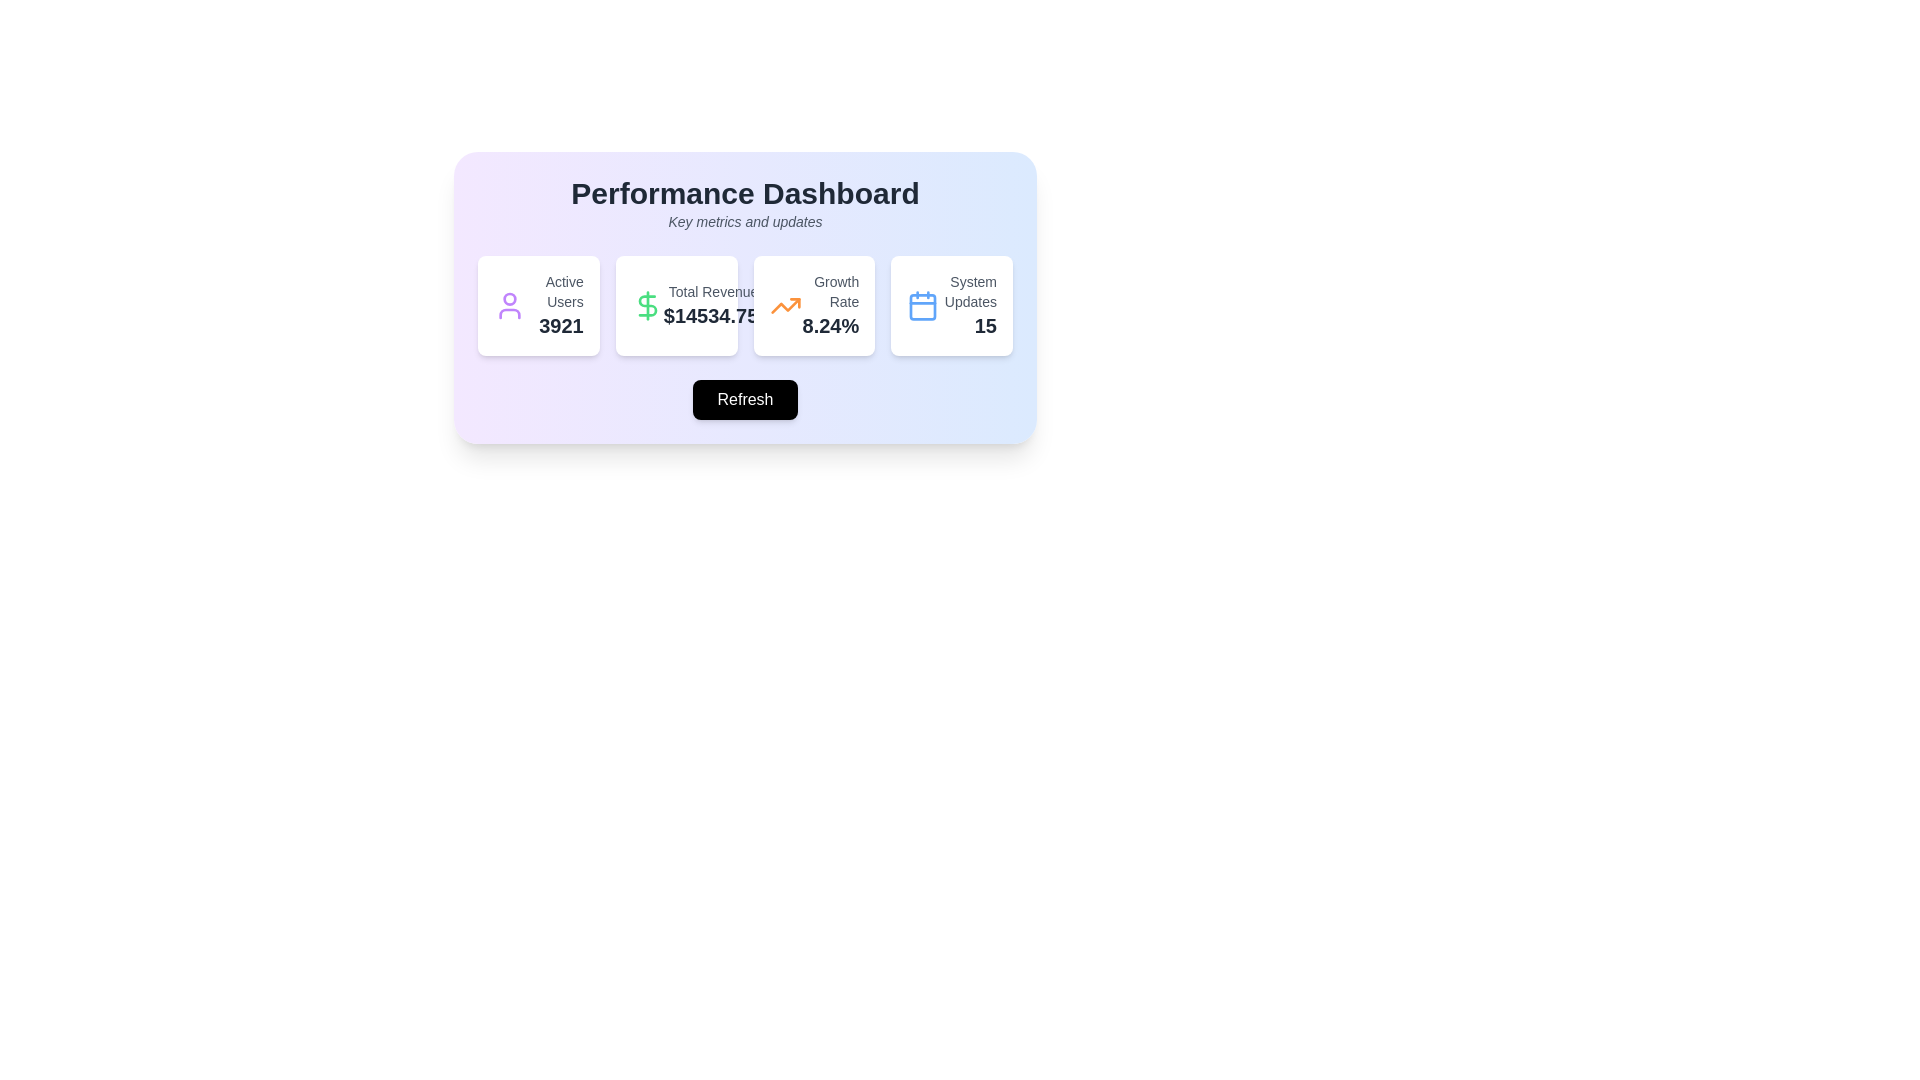  I want to click on the monetary value display showing '$14534.75' within the 'Total Revenue' section of the dashboard, so click(710, 315).